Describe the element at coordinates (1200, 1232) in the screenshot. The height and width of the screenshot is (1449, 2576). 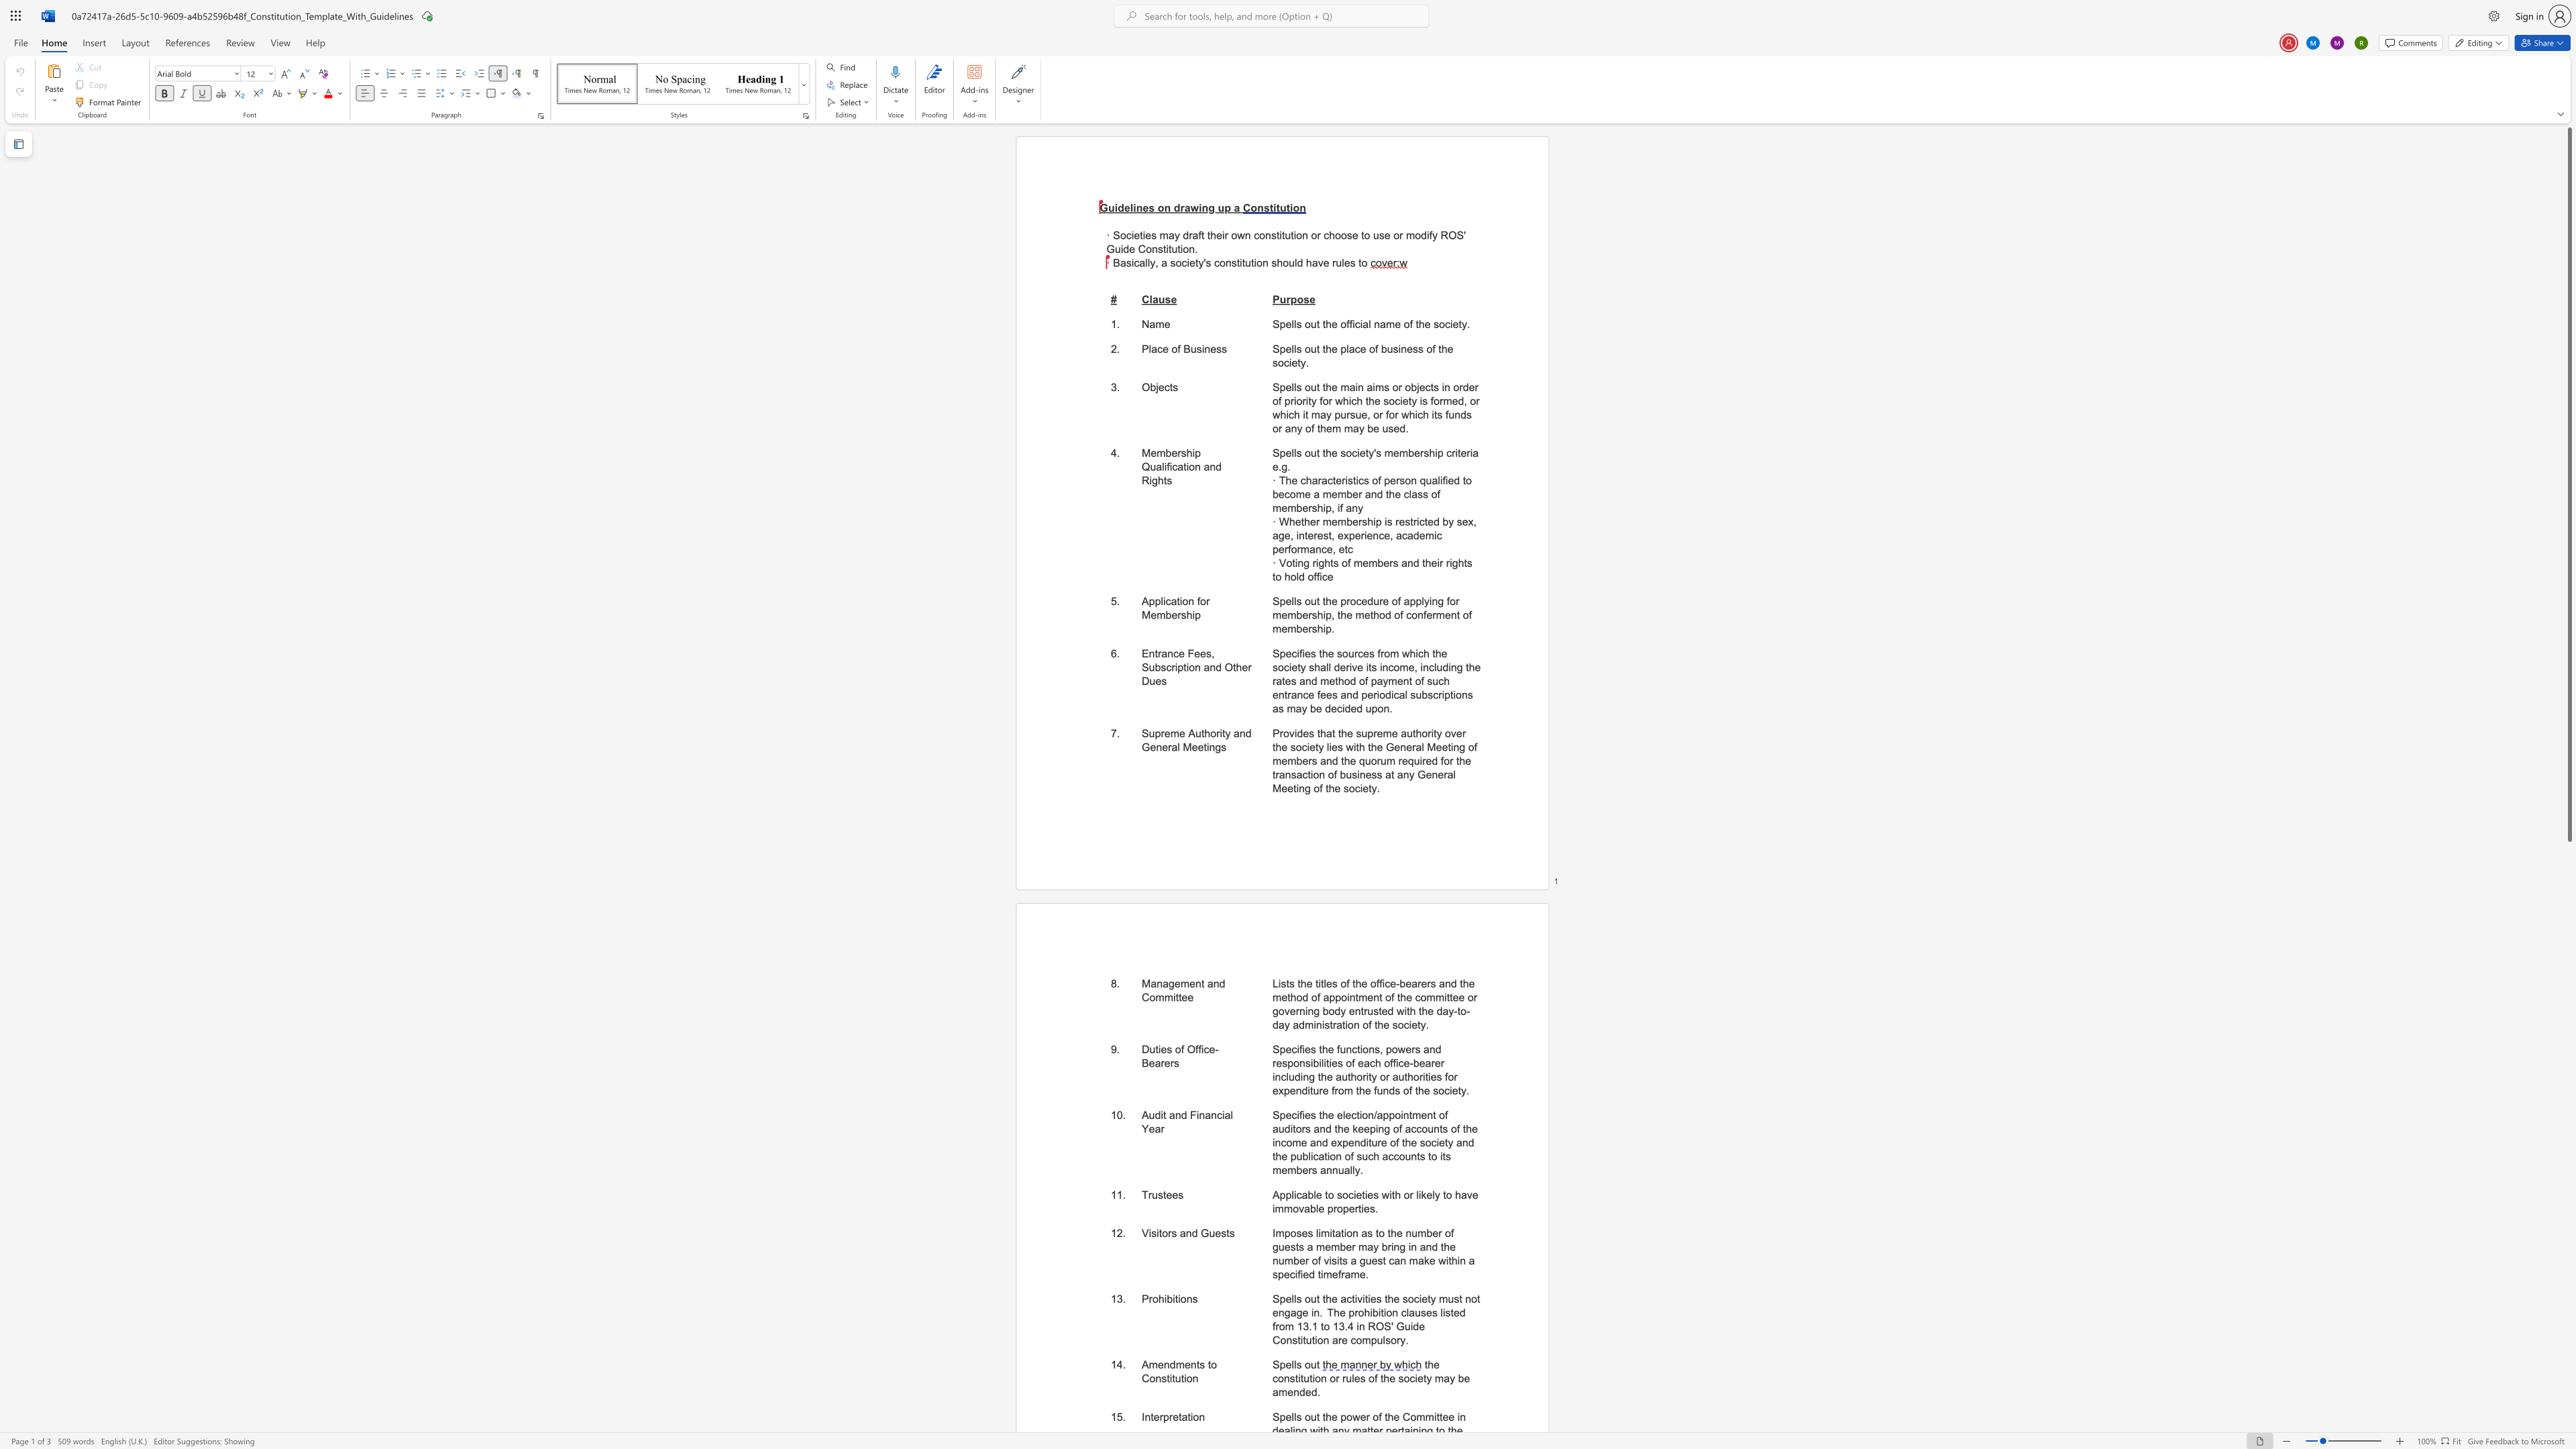
I see `the subset text "Guest" within the text "Visitors and Guests"` at that location.